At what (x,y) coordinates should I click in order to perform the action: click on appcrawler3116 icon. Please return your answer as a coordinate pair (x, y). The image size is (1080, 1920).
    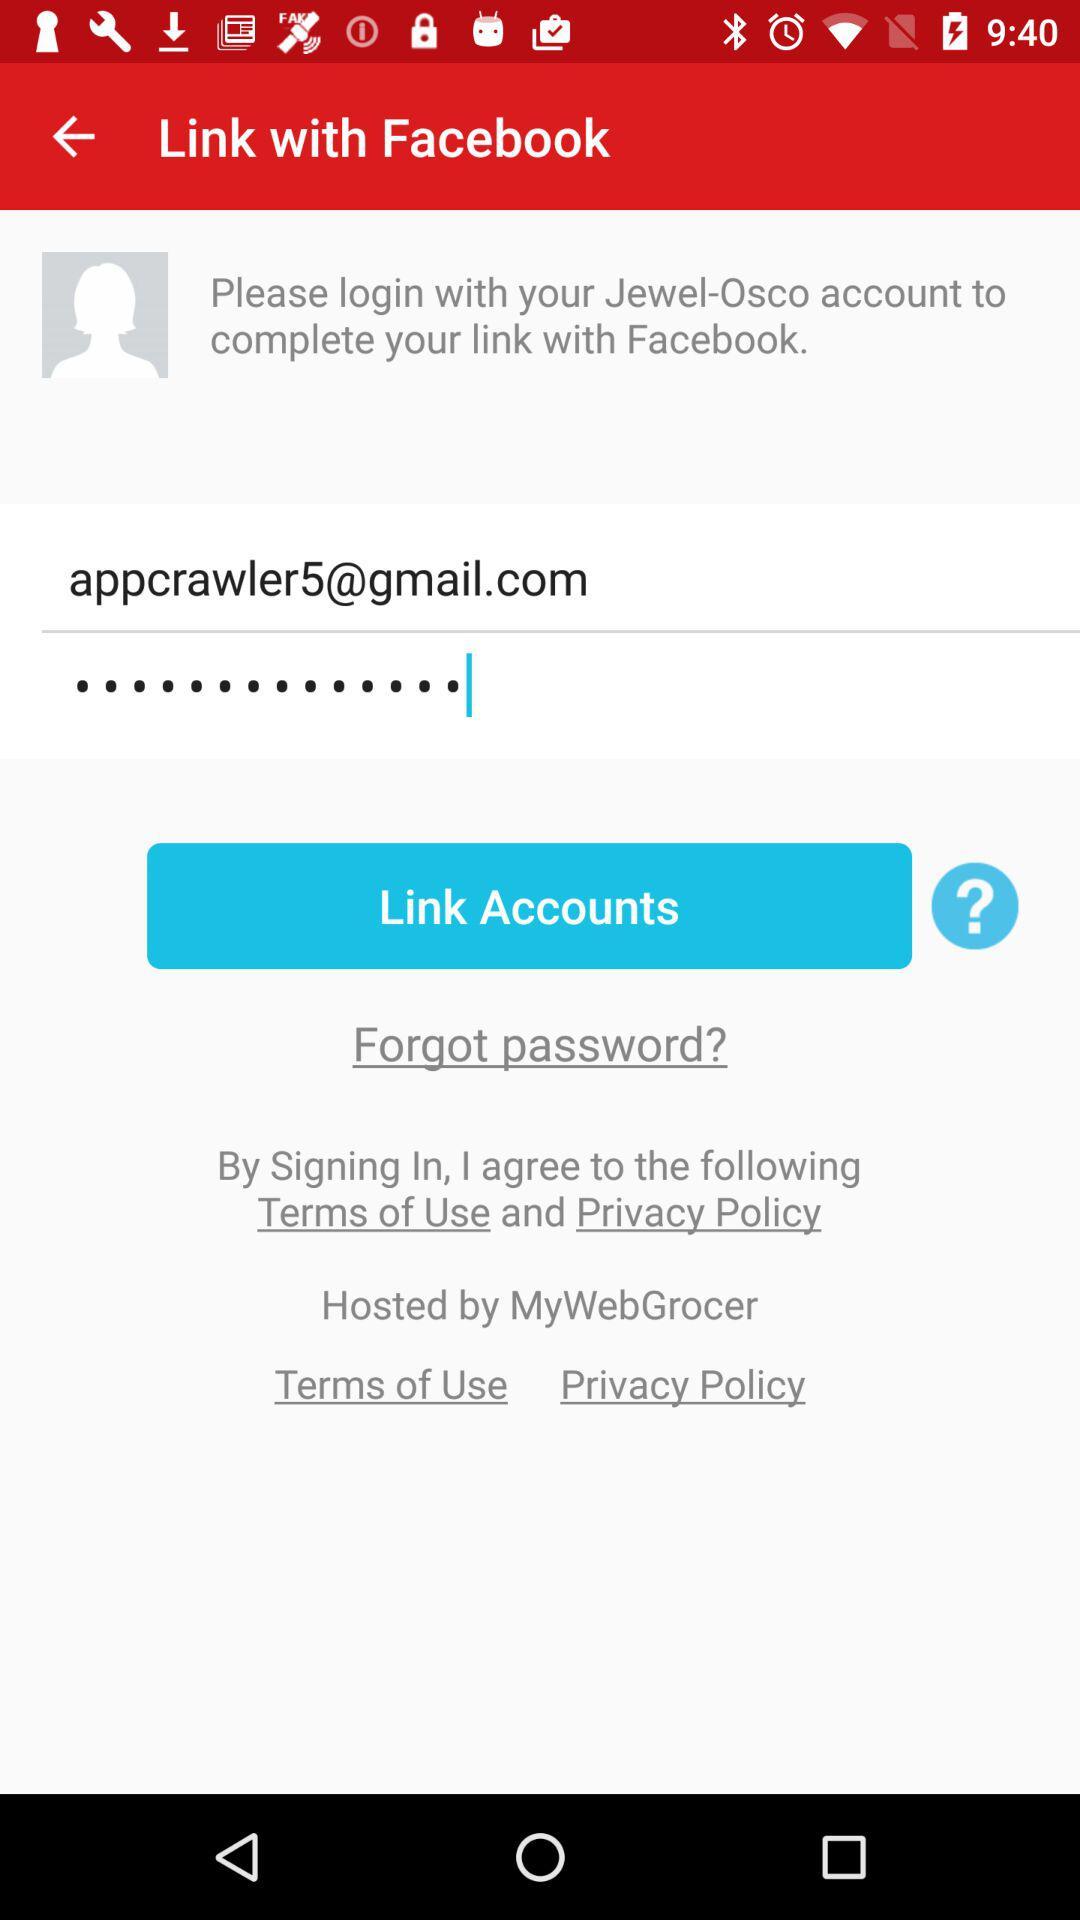
    Looking at the image, I should click on (560, 685).